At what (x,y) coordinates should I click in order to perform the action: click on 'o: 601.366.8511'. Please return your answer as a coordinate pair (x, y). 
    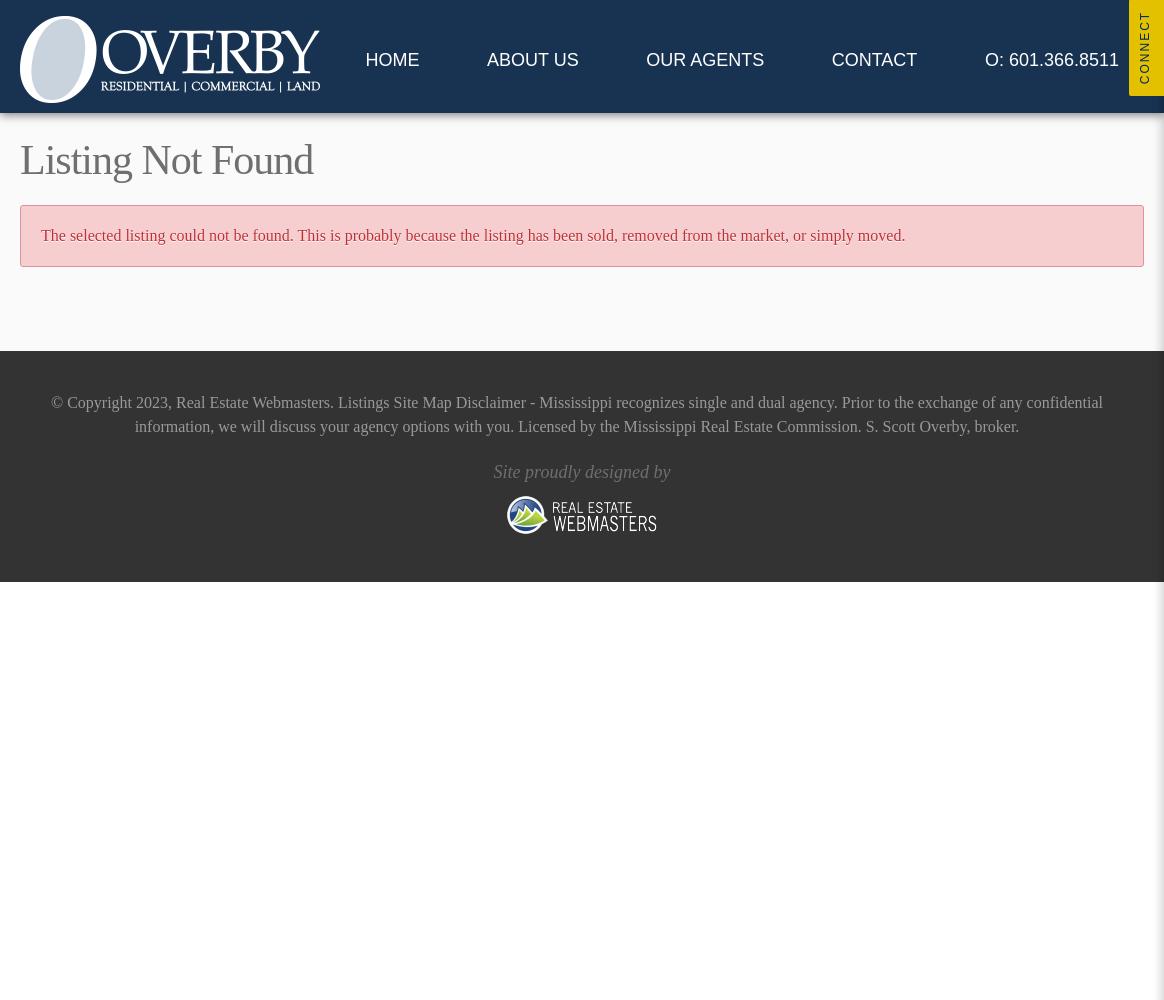
    Looking at the image, I should click on (1050, 60).